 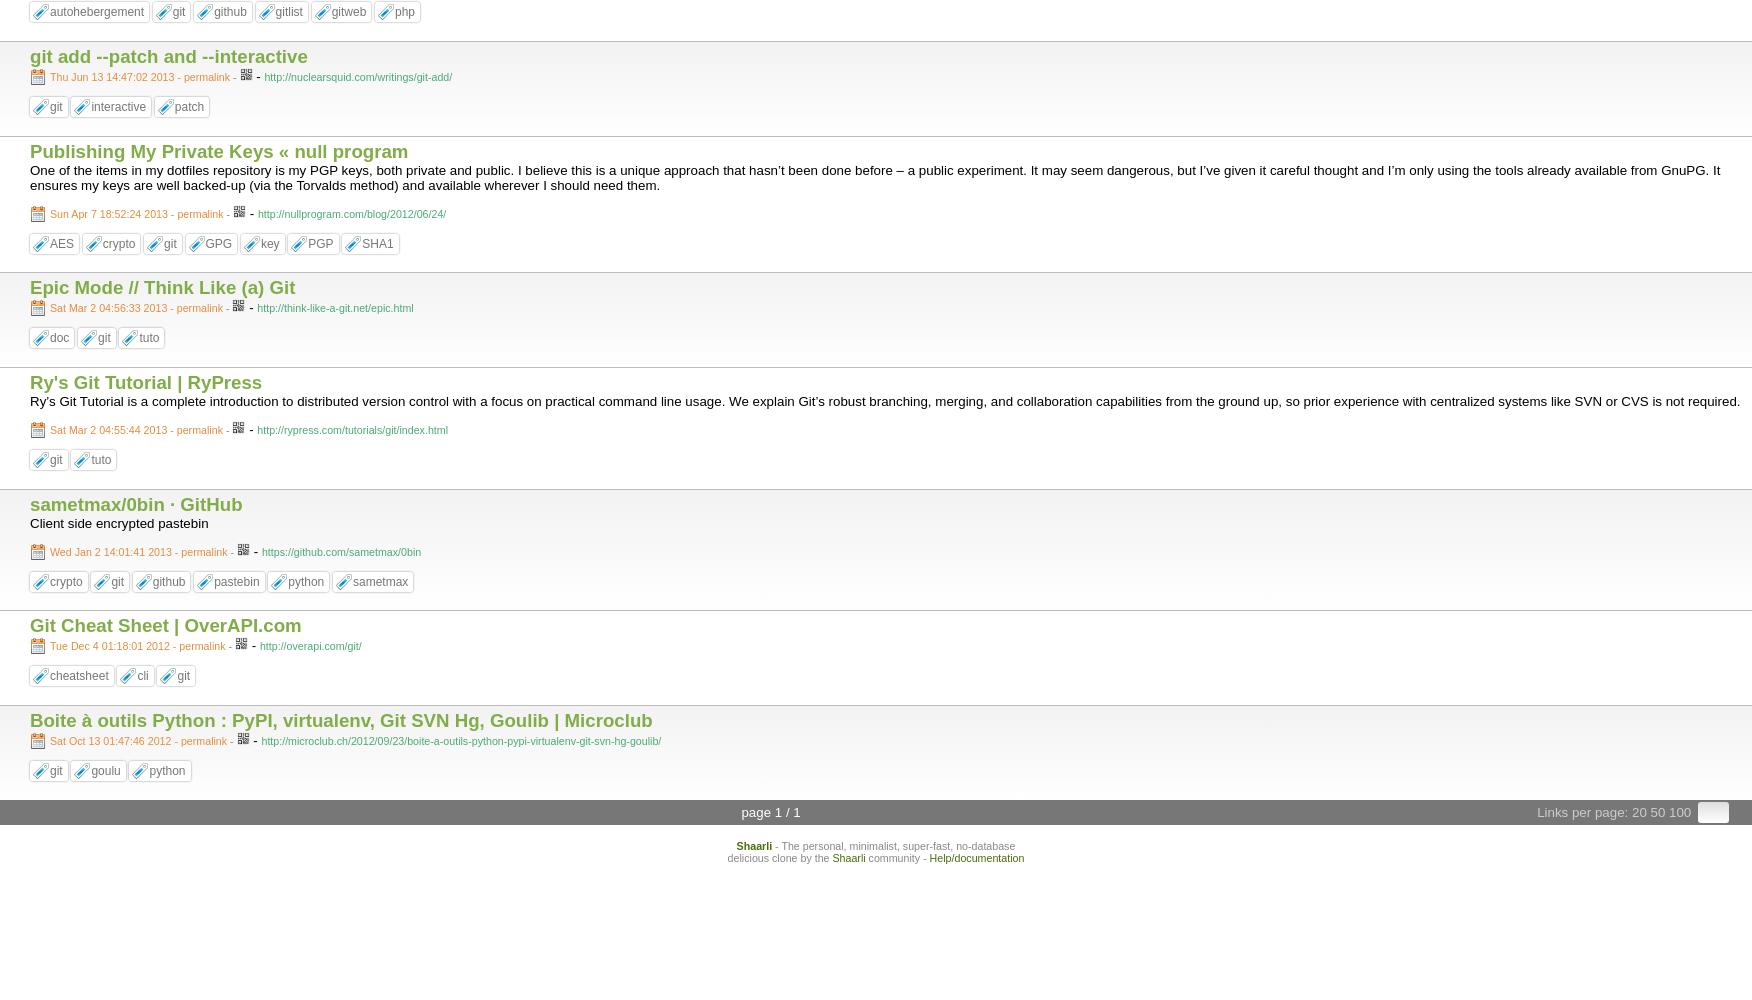 What do you see at coordinates (168, 55) in the screenshot?
I see `'git add --patch and --interactive'` at bounding box center [168, 55].